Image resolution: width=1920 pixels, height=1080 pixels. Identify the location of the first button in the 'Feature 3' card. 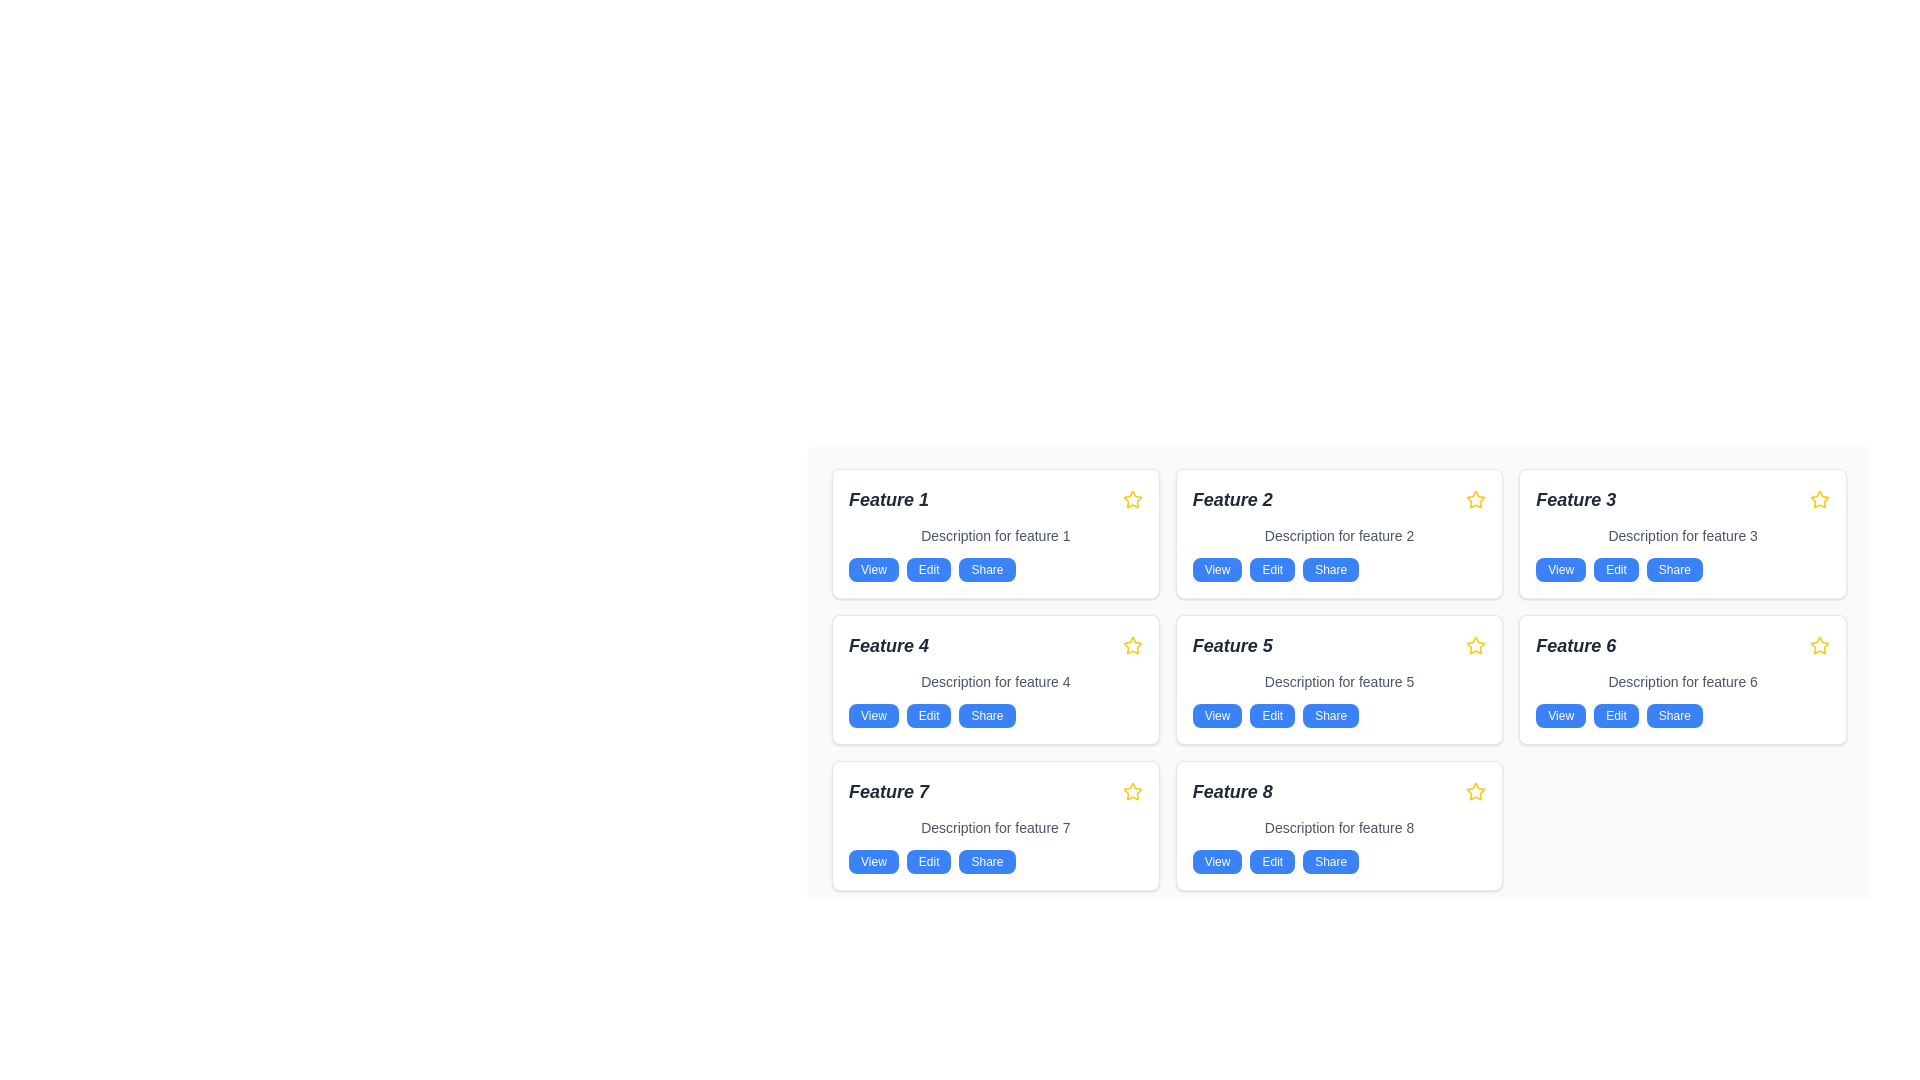
(1560, 570).